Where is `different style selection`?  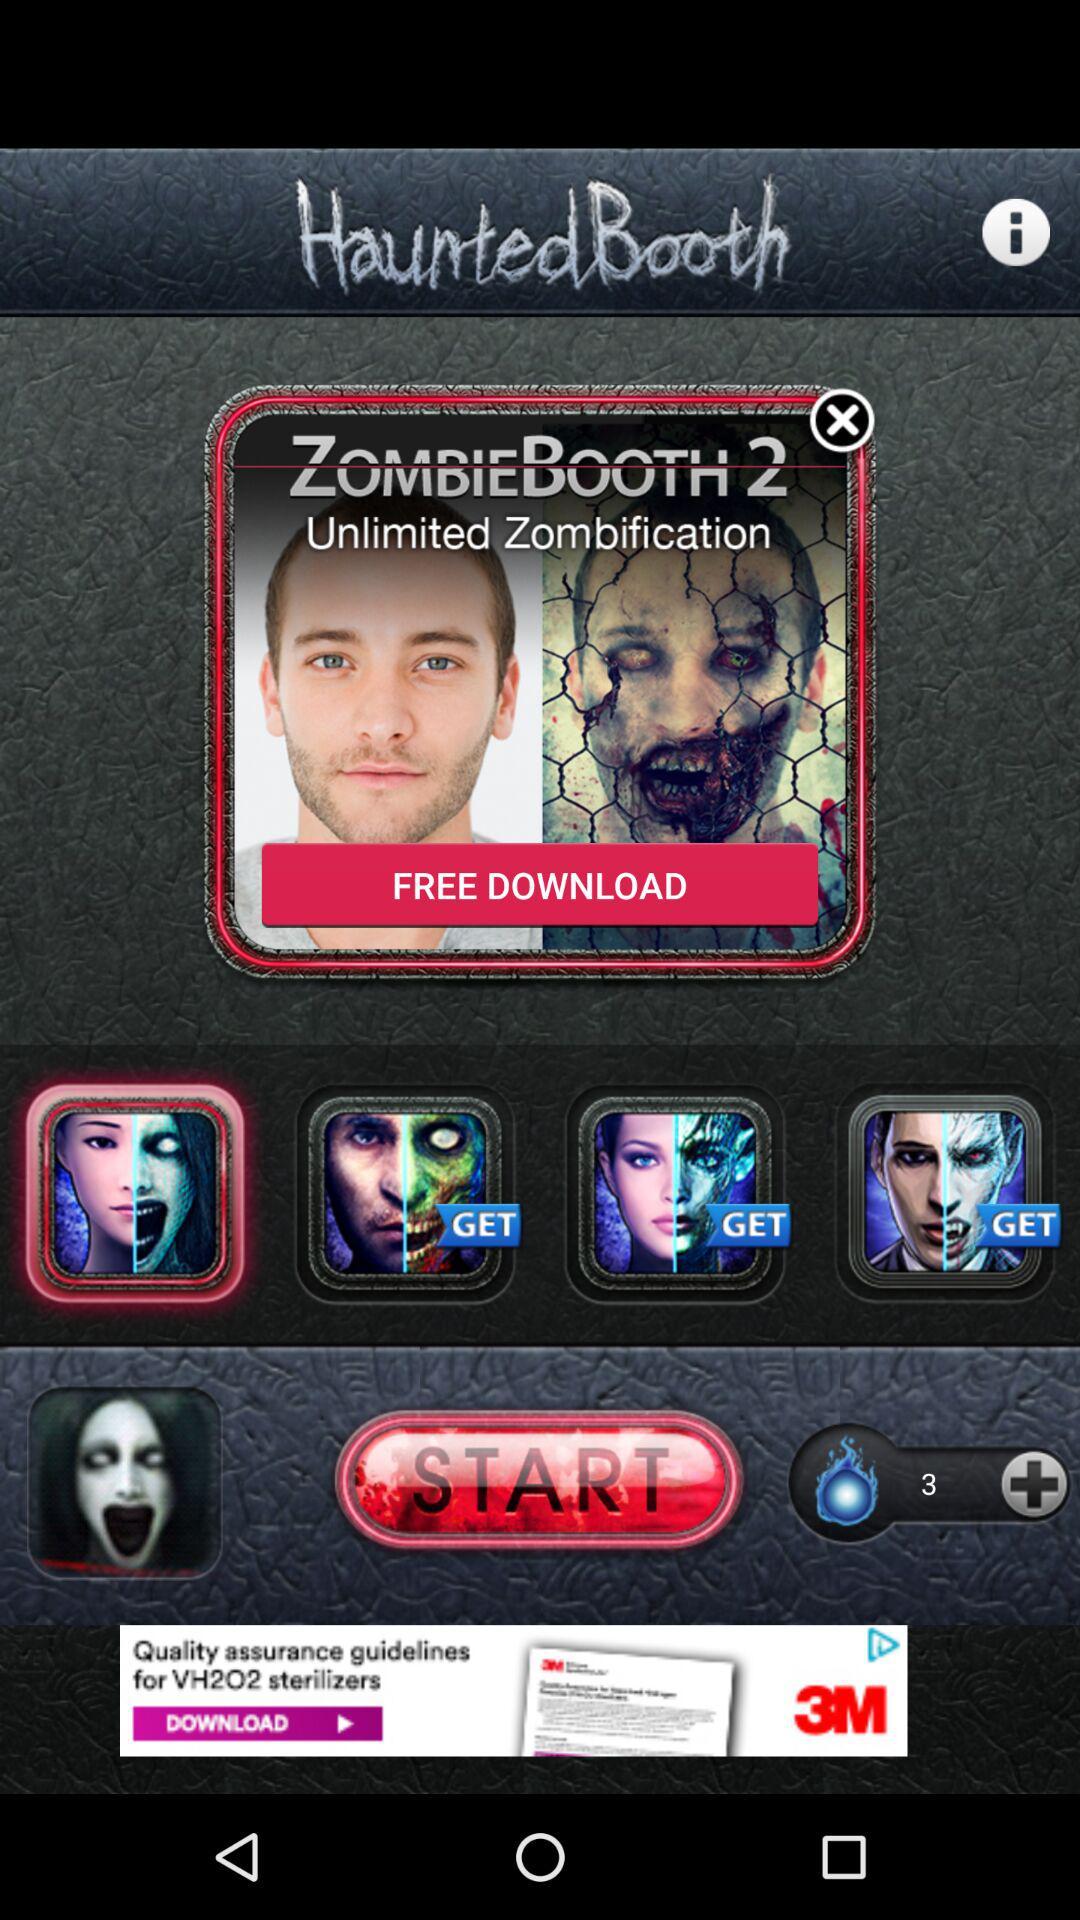 different style selection is located at coordinates (945, 1193).